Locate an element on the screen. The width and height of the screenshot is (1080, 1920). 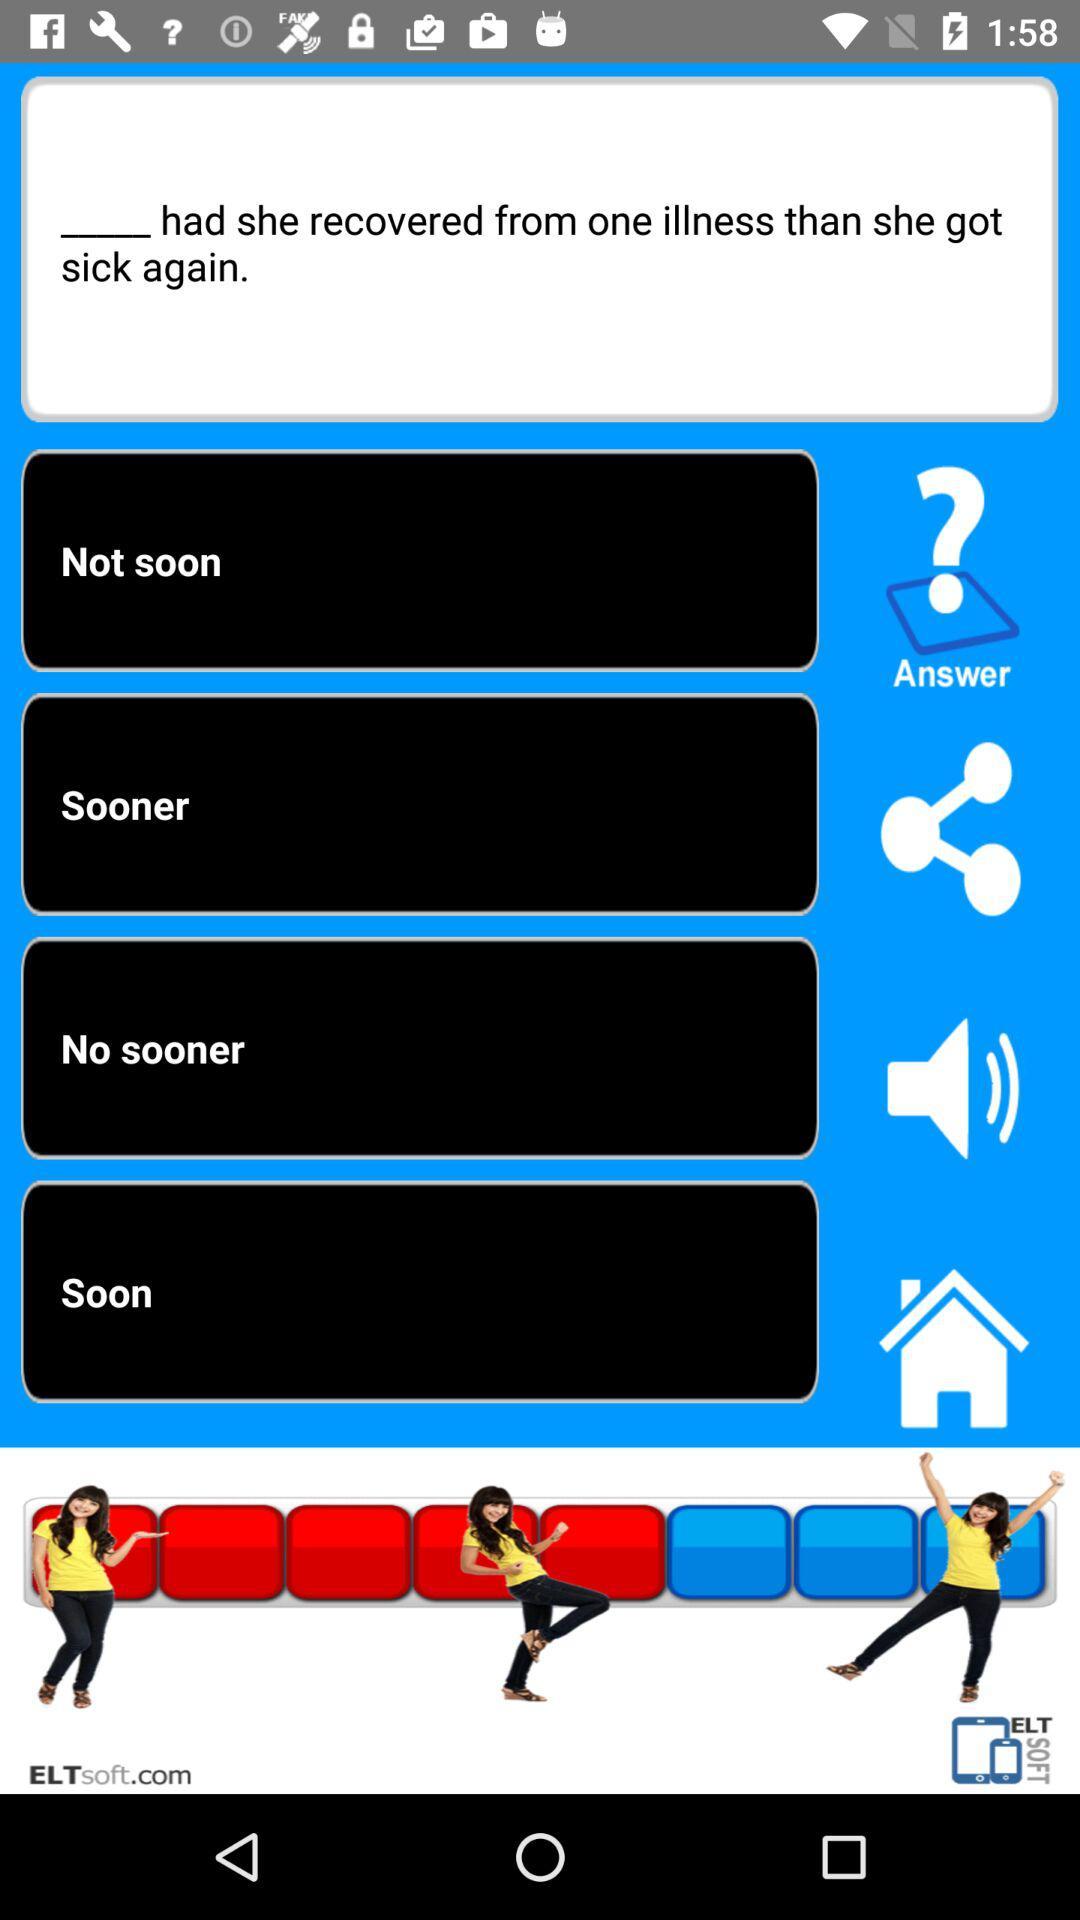
the not soon item is located at coordinates (419, 560).